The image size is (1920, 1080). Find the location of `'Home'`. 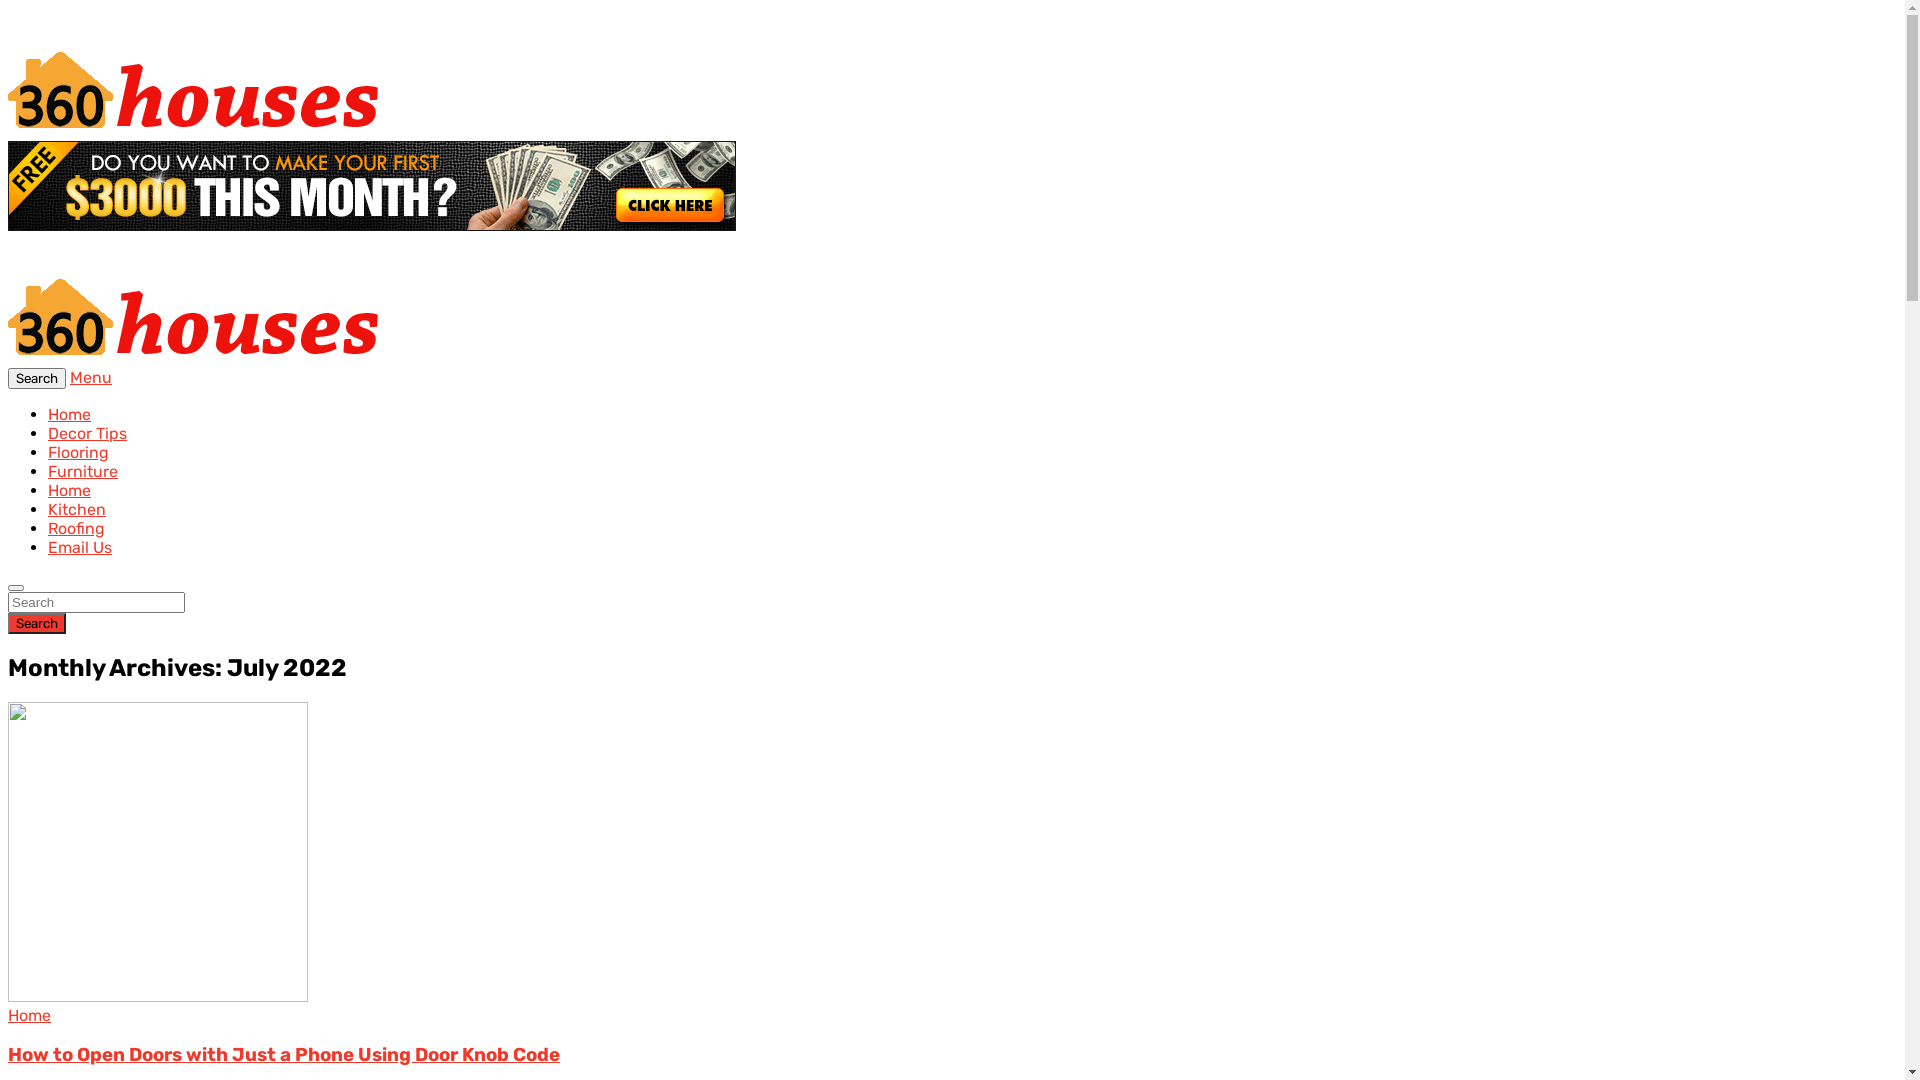

'Home' is located at coordinates (8, 1015).